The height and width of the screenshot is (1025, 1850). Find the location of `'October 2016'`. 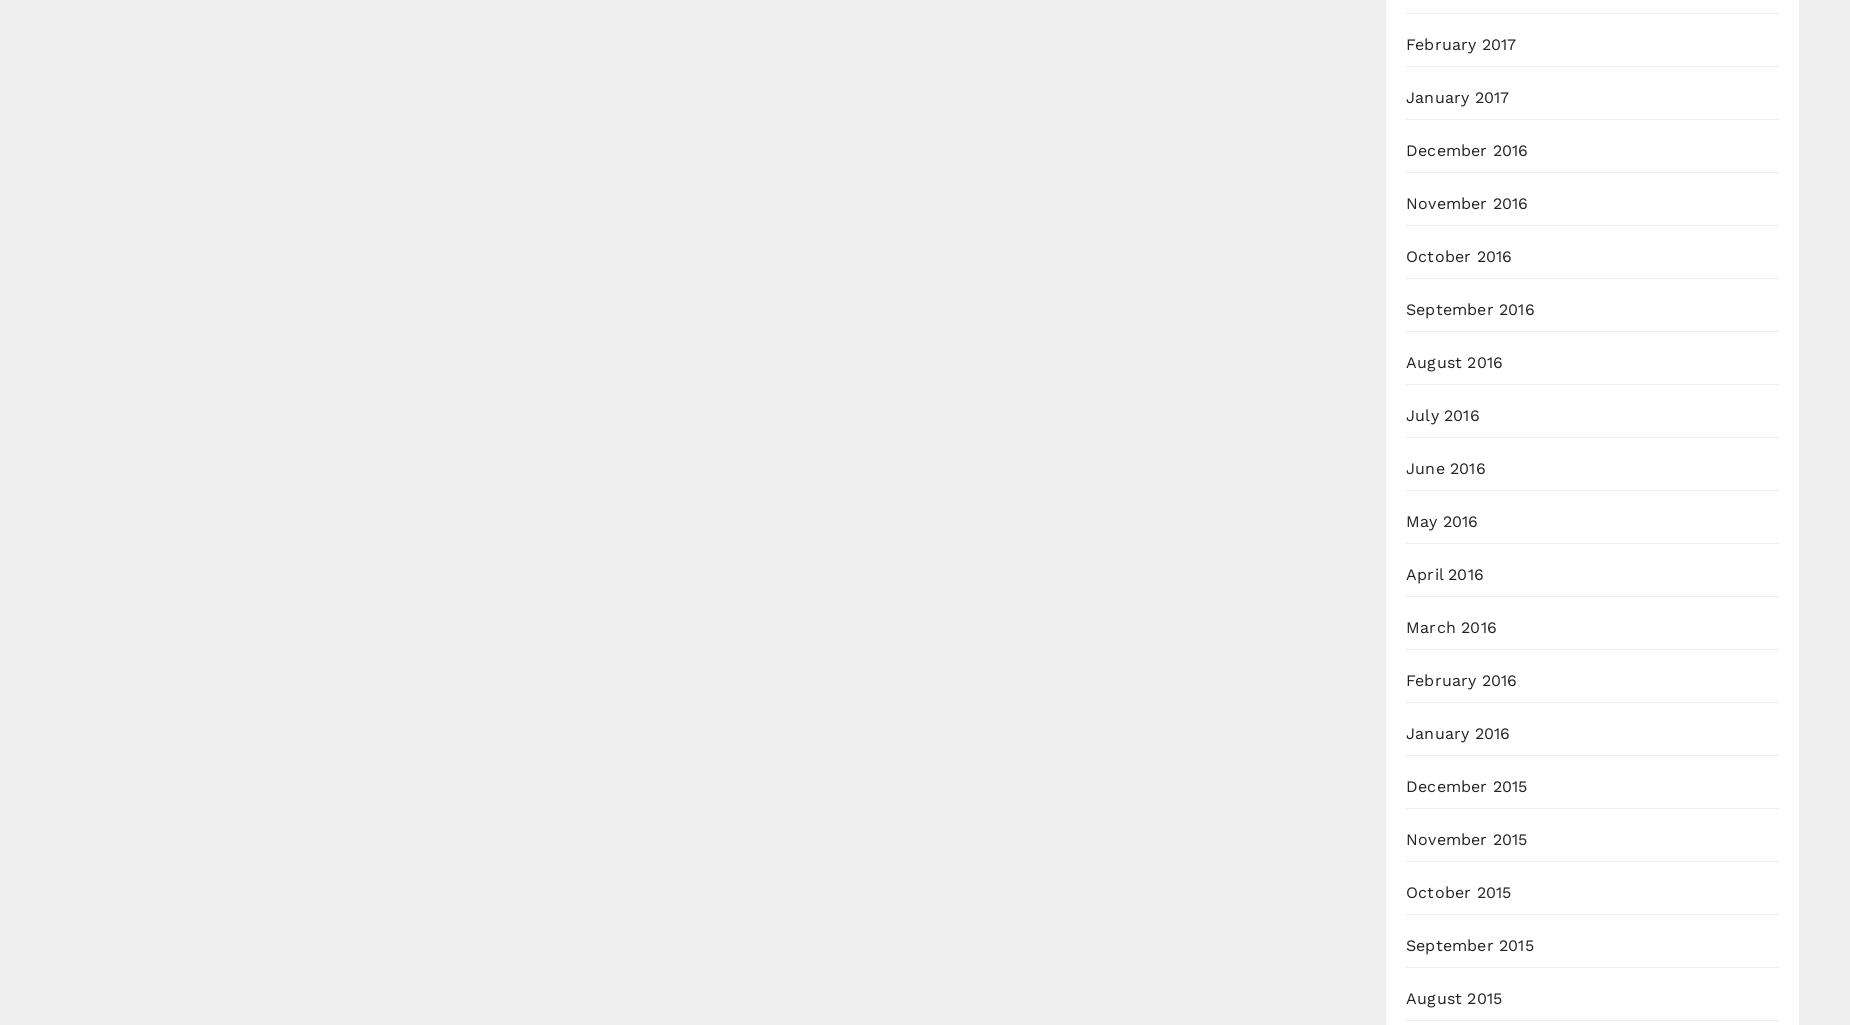

'October 2016' is located at coordinates (1458, 255).